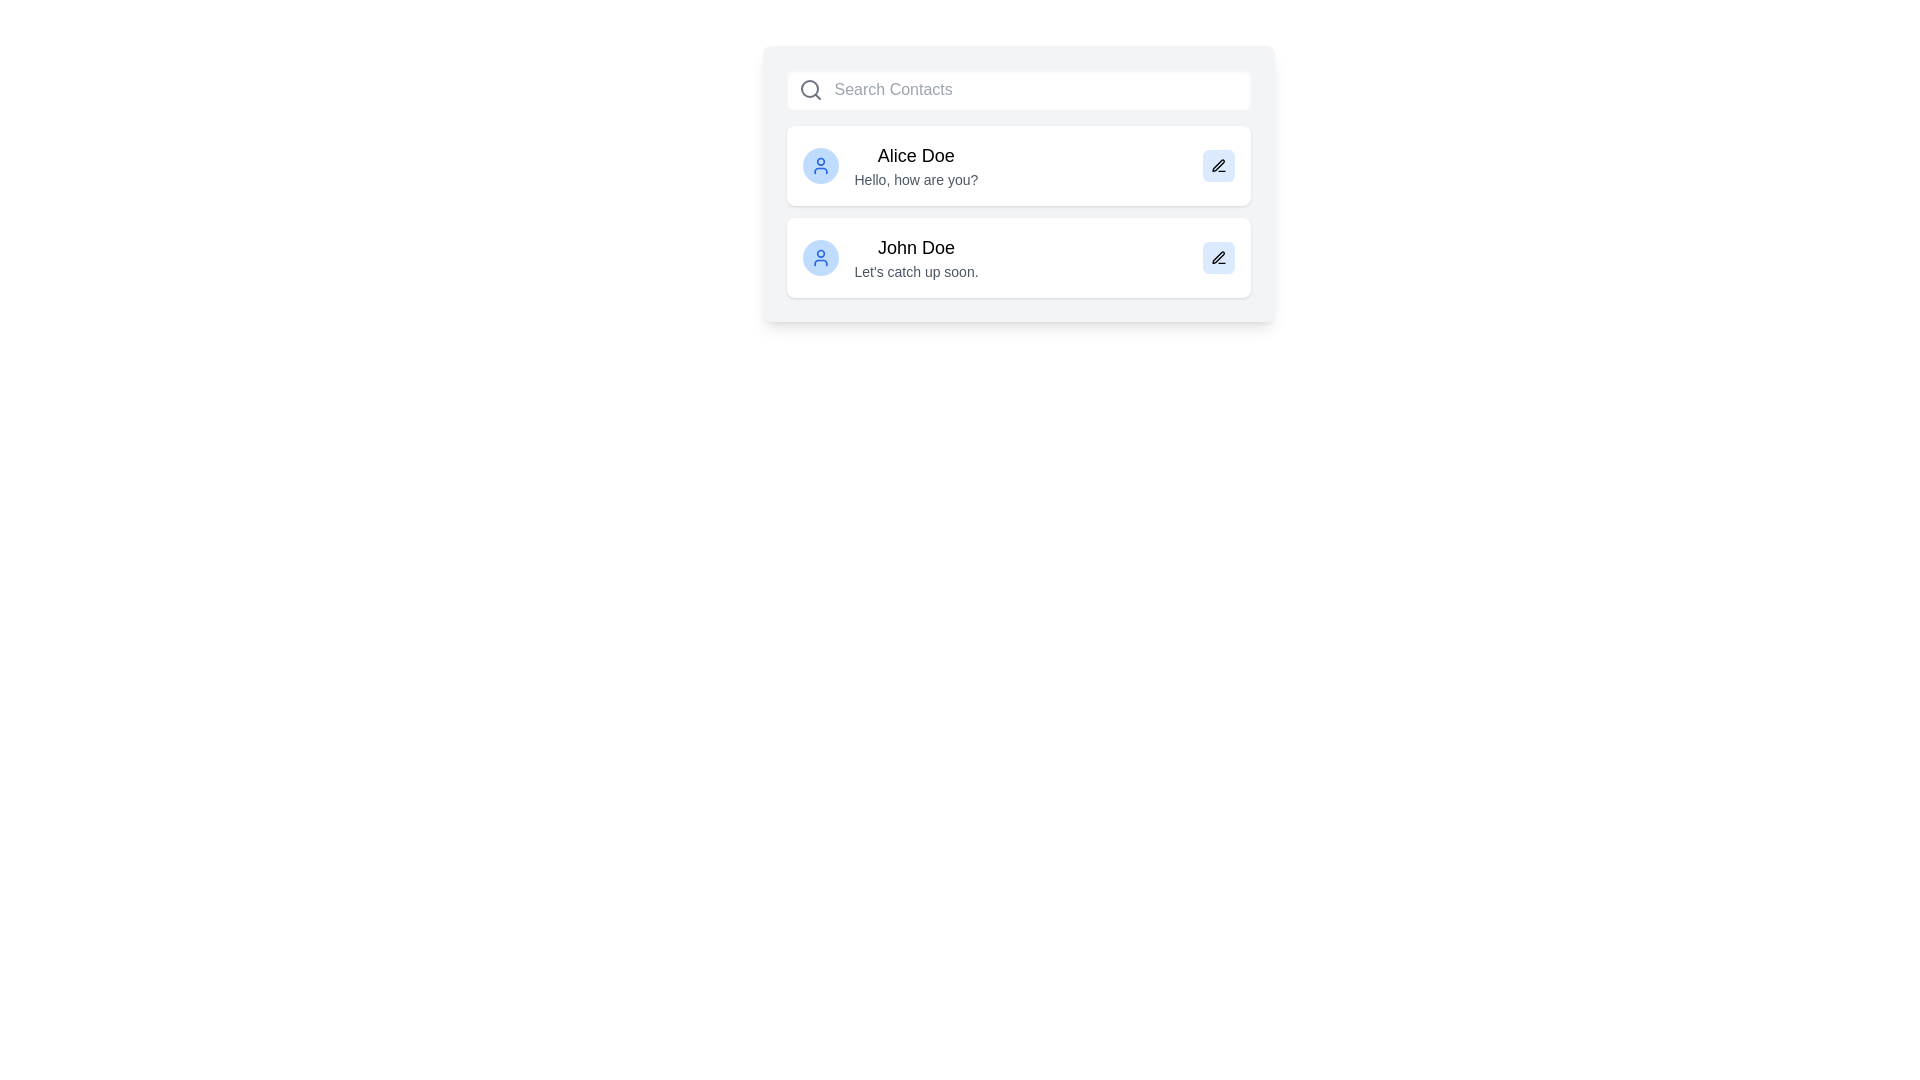 The height and width of the screenshot is (1080, 1920). I want to click on edit button for John Doe, so click(1217, 257).